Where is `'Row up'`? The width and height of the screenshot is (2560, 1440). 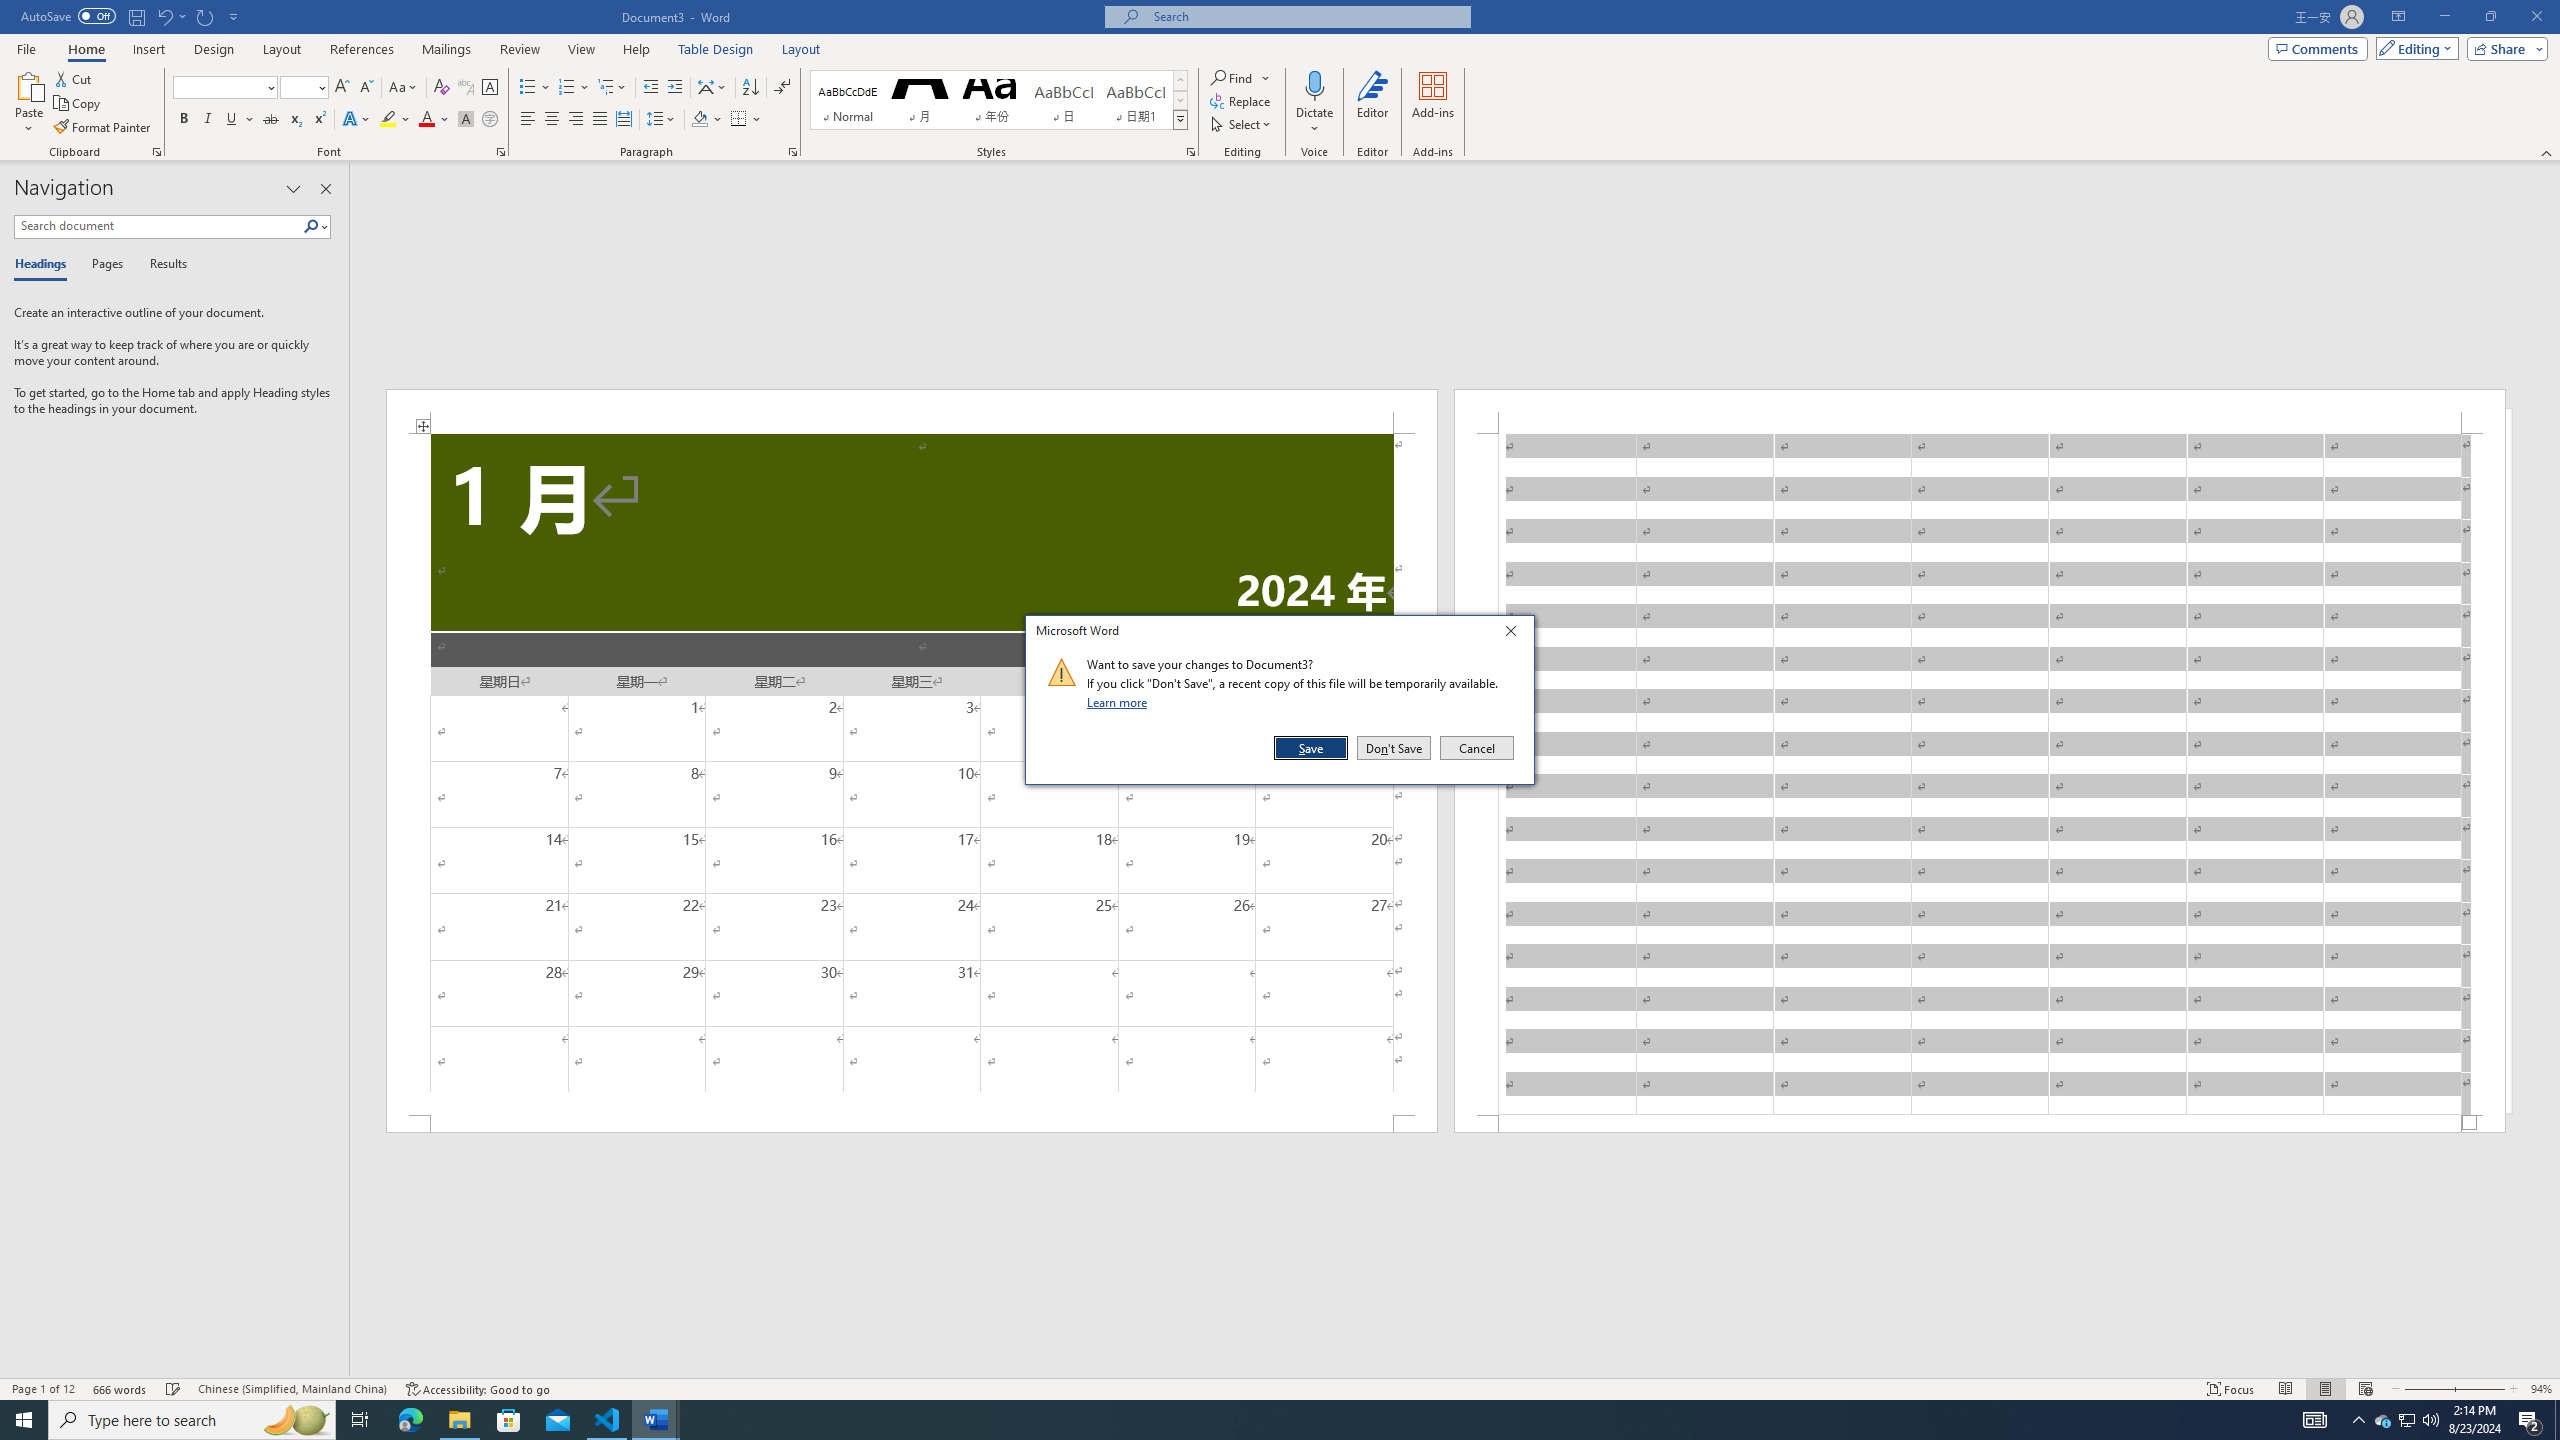
'Row up' is located at coordinates (1179, 80).